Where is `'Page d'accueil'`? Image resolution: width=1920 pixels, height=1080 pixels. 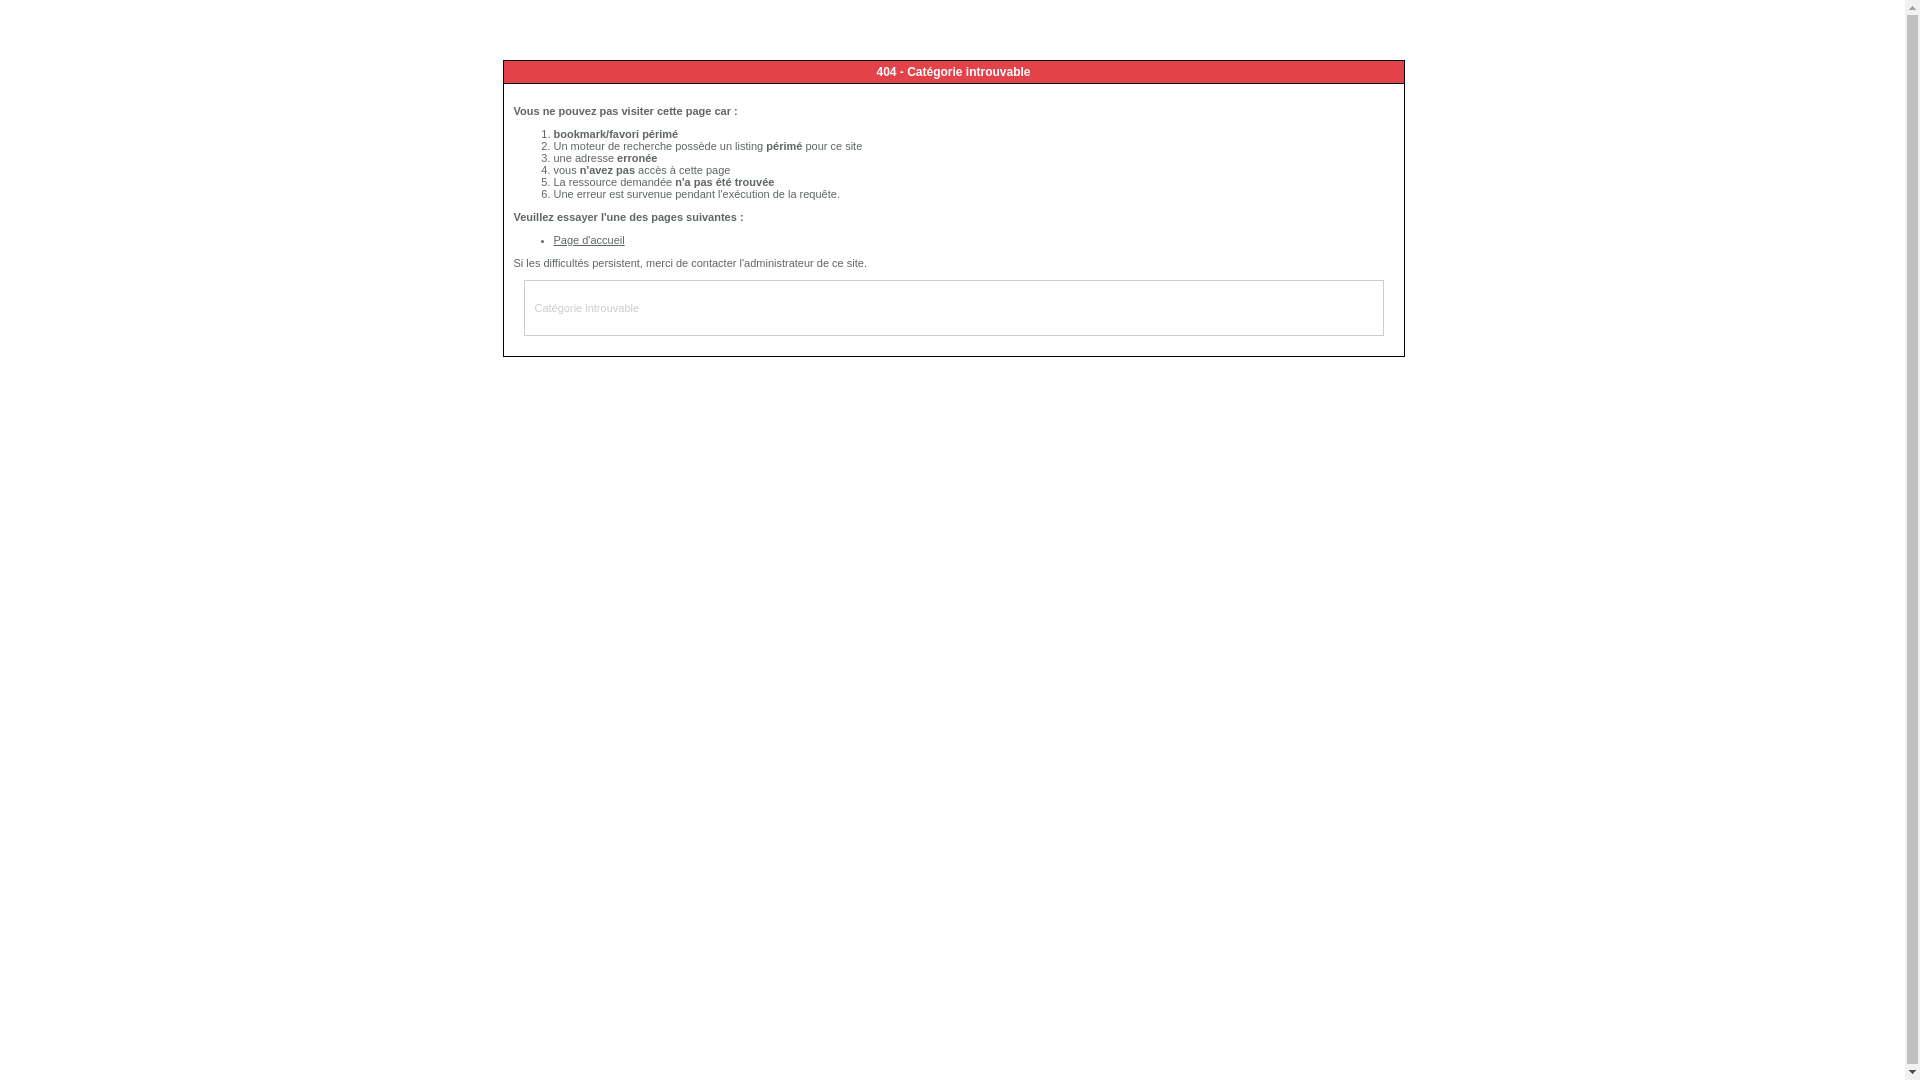
'Page d'accueil' is located at coordinates (553, 238).